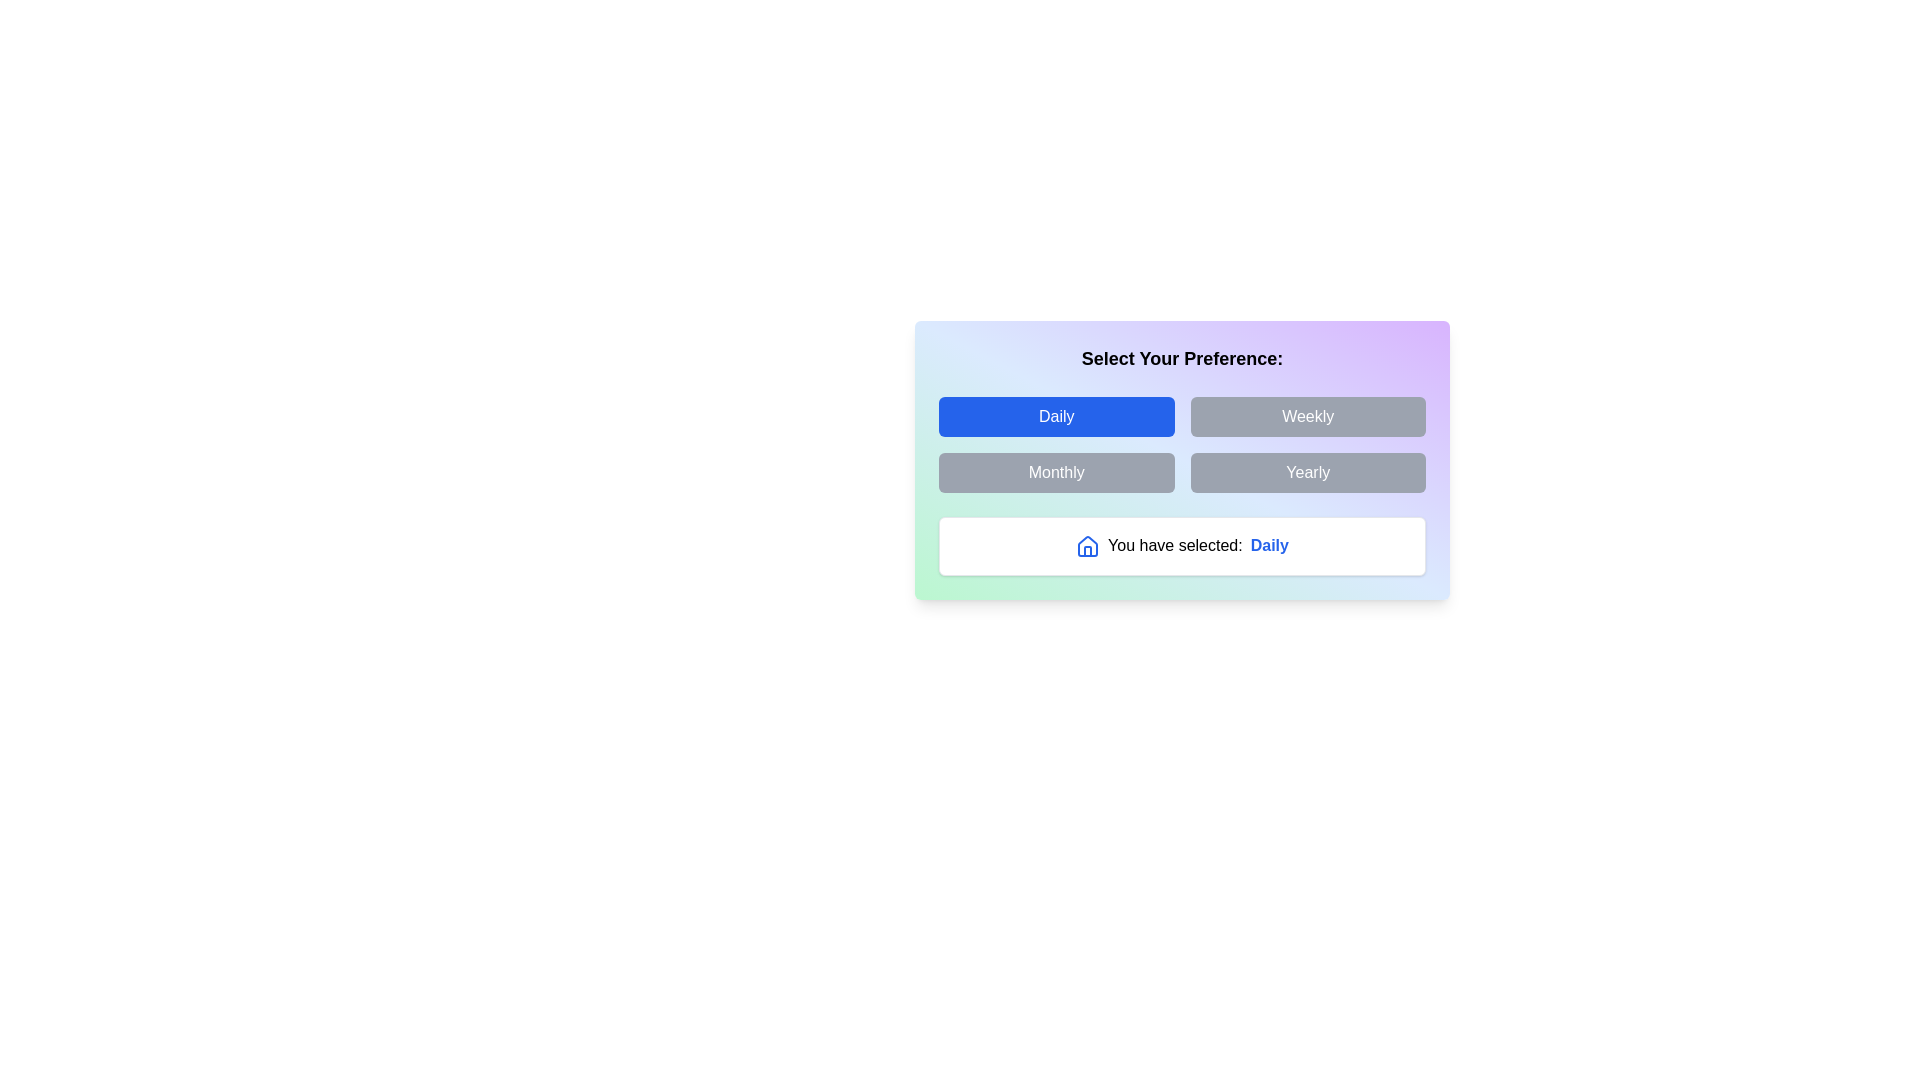 The width and height of the screenshot is (1920, 1080). What do you see at coordinates (1055, 415) in the screenshot?
I see `the 'Daily' preference button located at the top-left position of the button grid` at bounding box center [1055, 415].